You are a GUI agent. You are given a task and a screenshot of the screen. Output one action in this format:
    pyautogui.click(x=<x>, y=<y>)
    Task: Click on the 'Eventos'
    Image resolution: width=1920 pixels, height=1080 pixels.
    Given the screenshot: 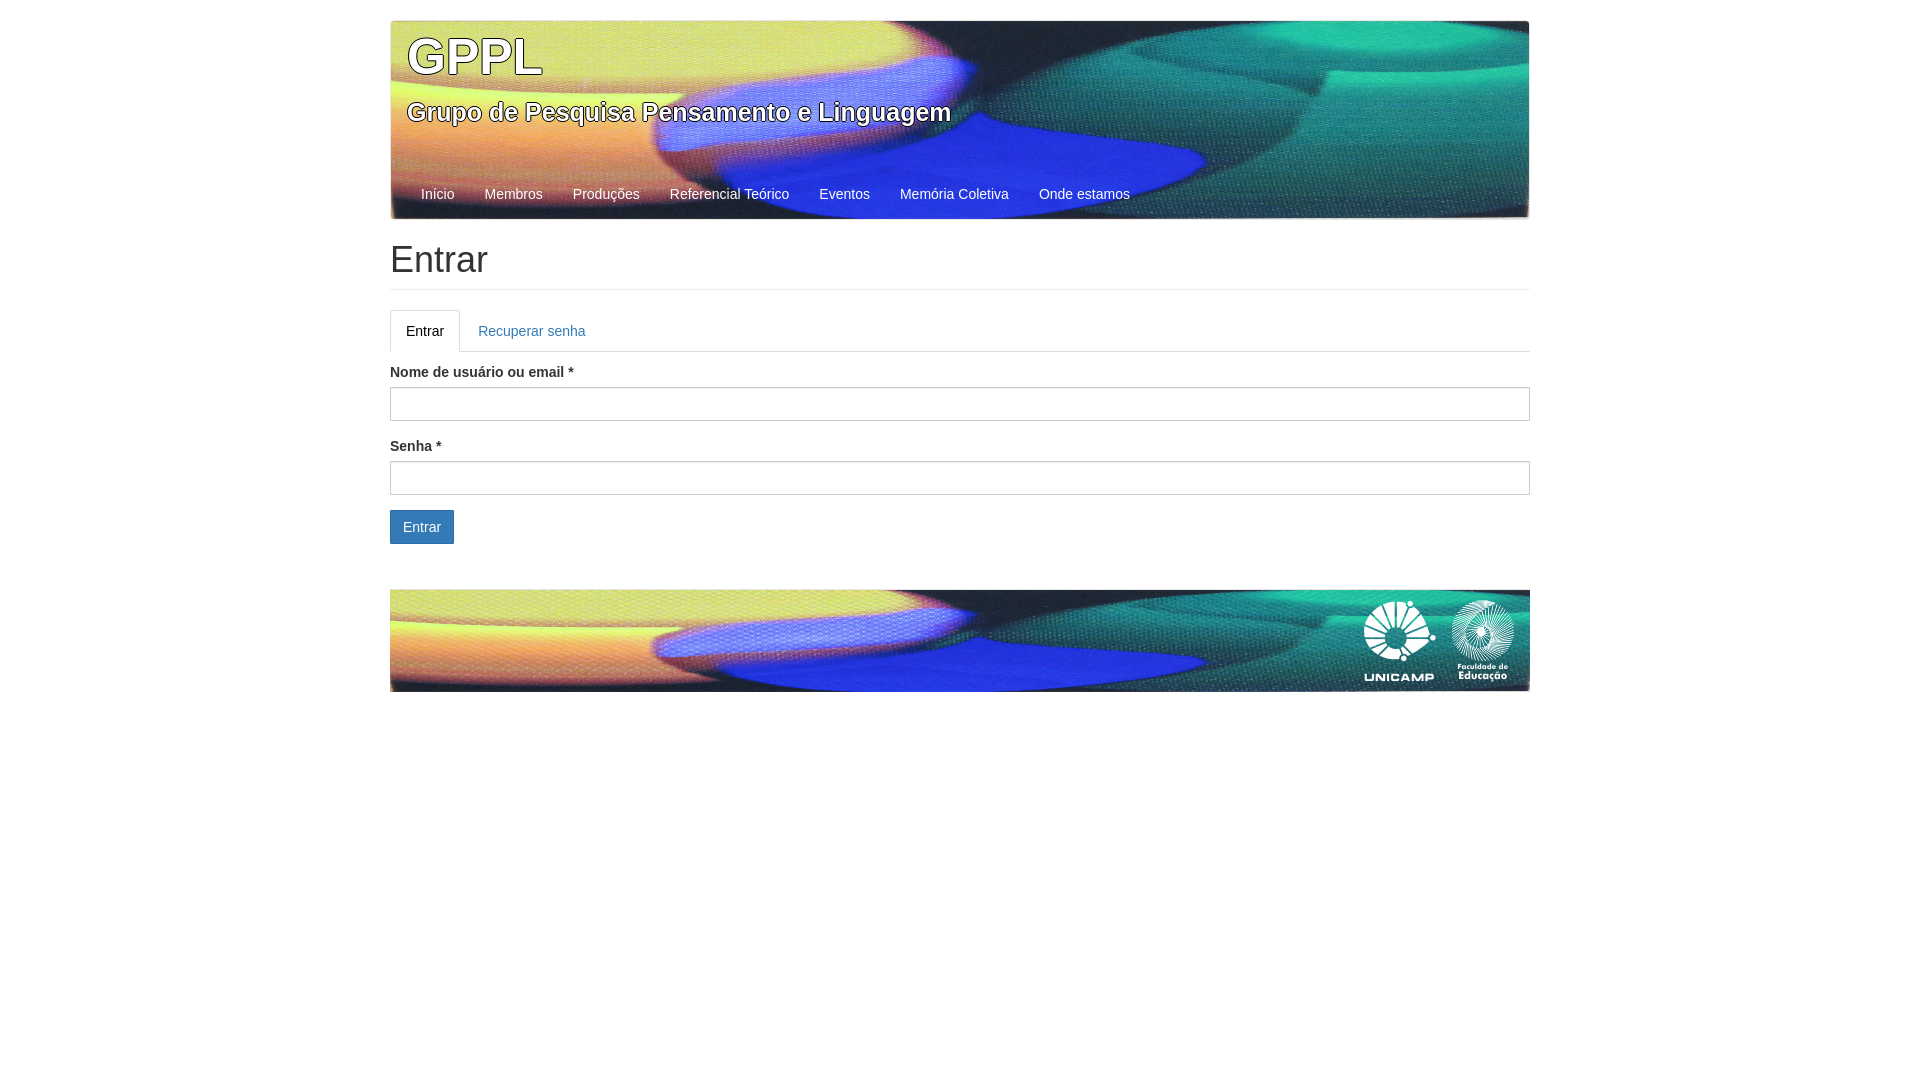 What is the action you would take?
    pyautogui.click(x=844, y=193)
    